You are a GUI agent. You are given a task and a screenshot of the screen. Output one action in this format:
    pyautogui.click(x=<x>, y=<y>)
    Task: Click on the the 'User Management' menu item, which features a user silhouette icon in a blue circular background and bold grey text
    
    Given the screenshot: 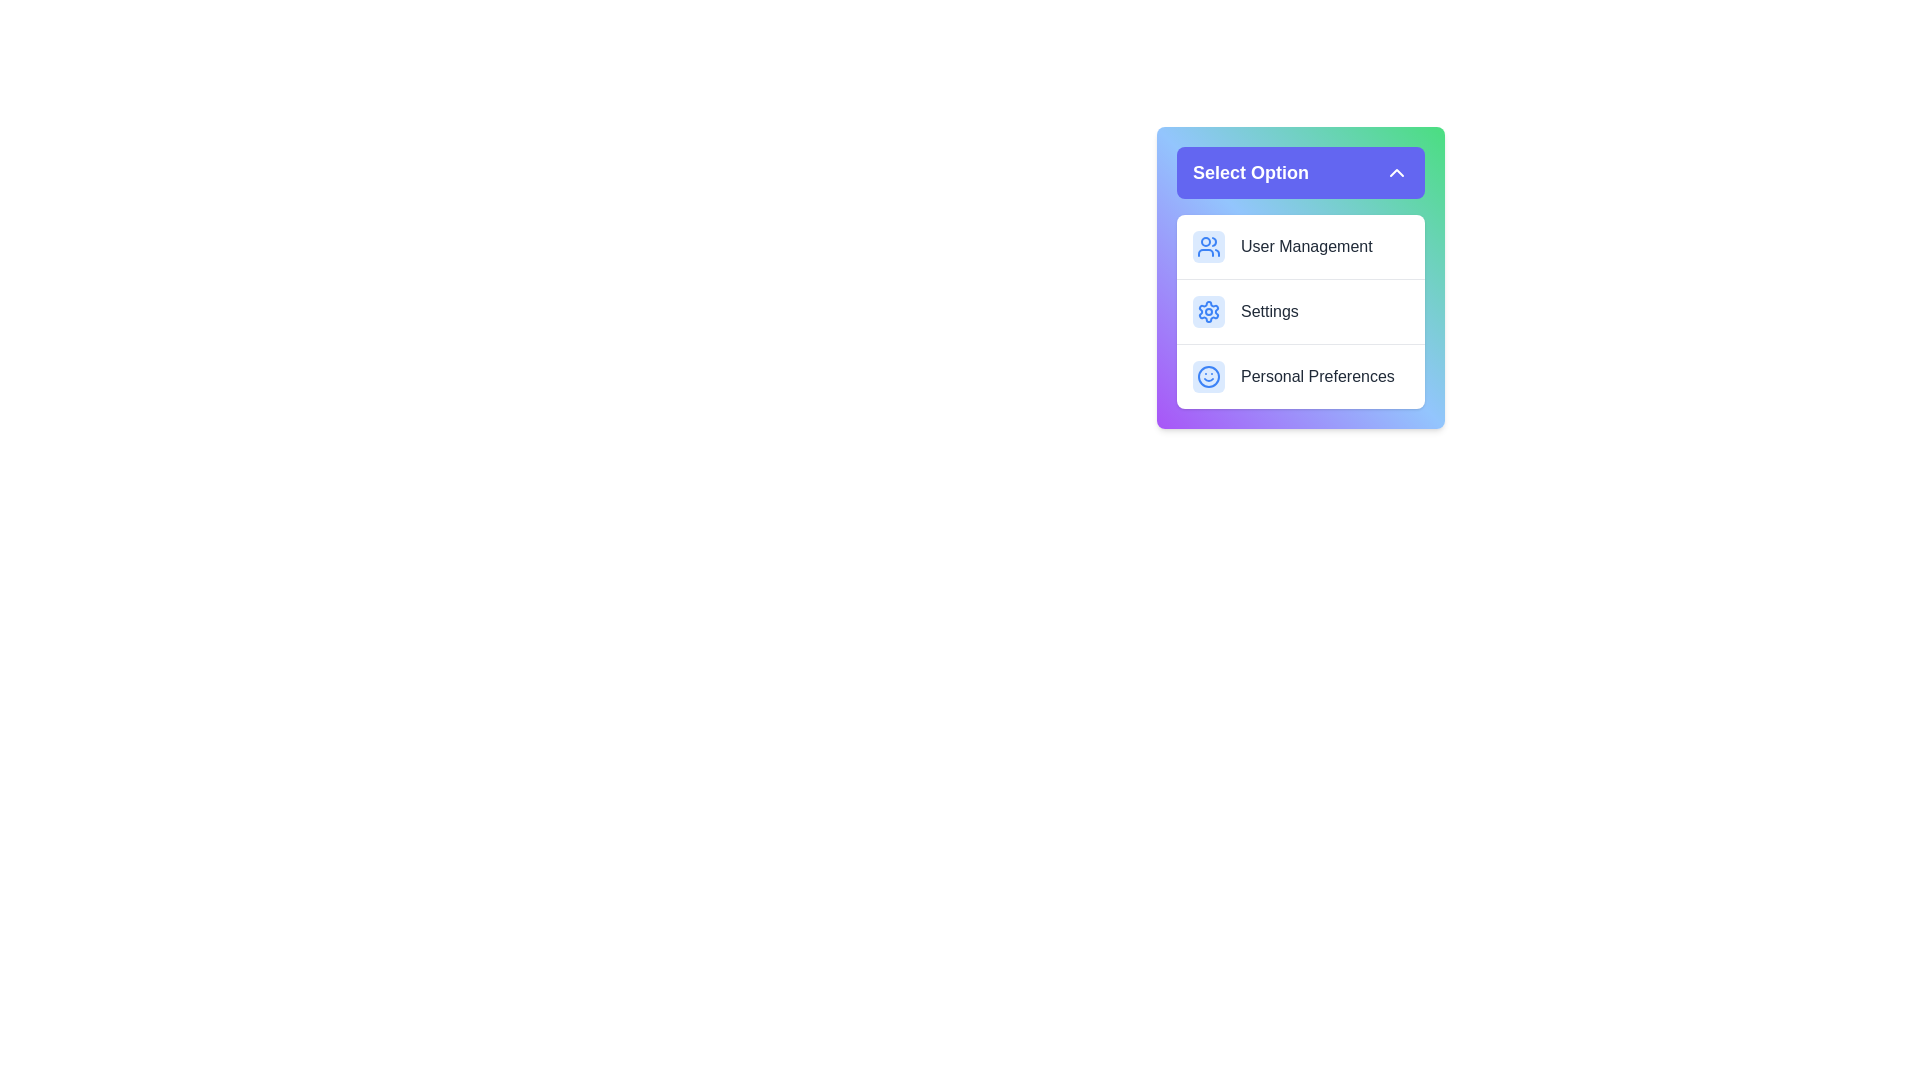 What is the action you would take?
    pyautogui.click(x=1300, y=245)
    